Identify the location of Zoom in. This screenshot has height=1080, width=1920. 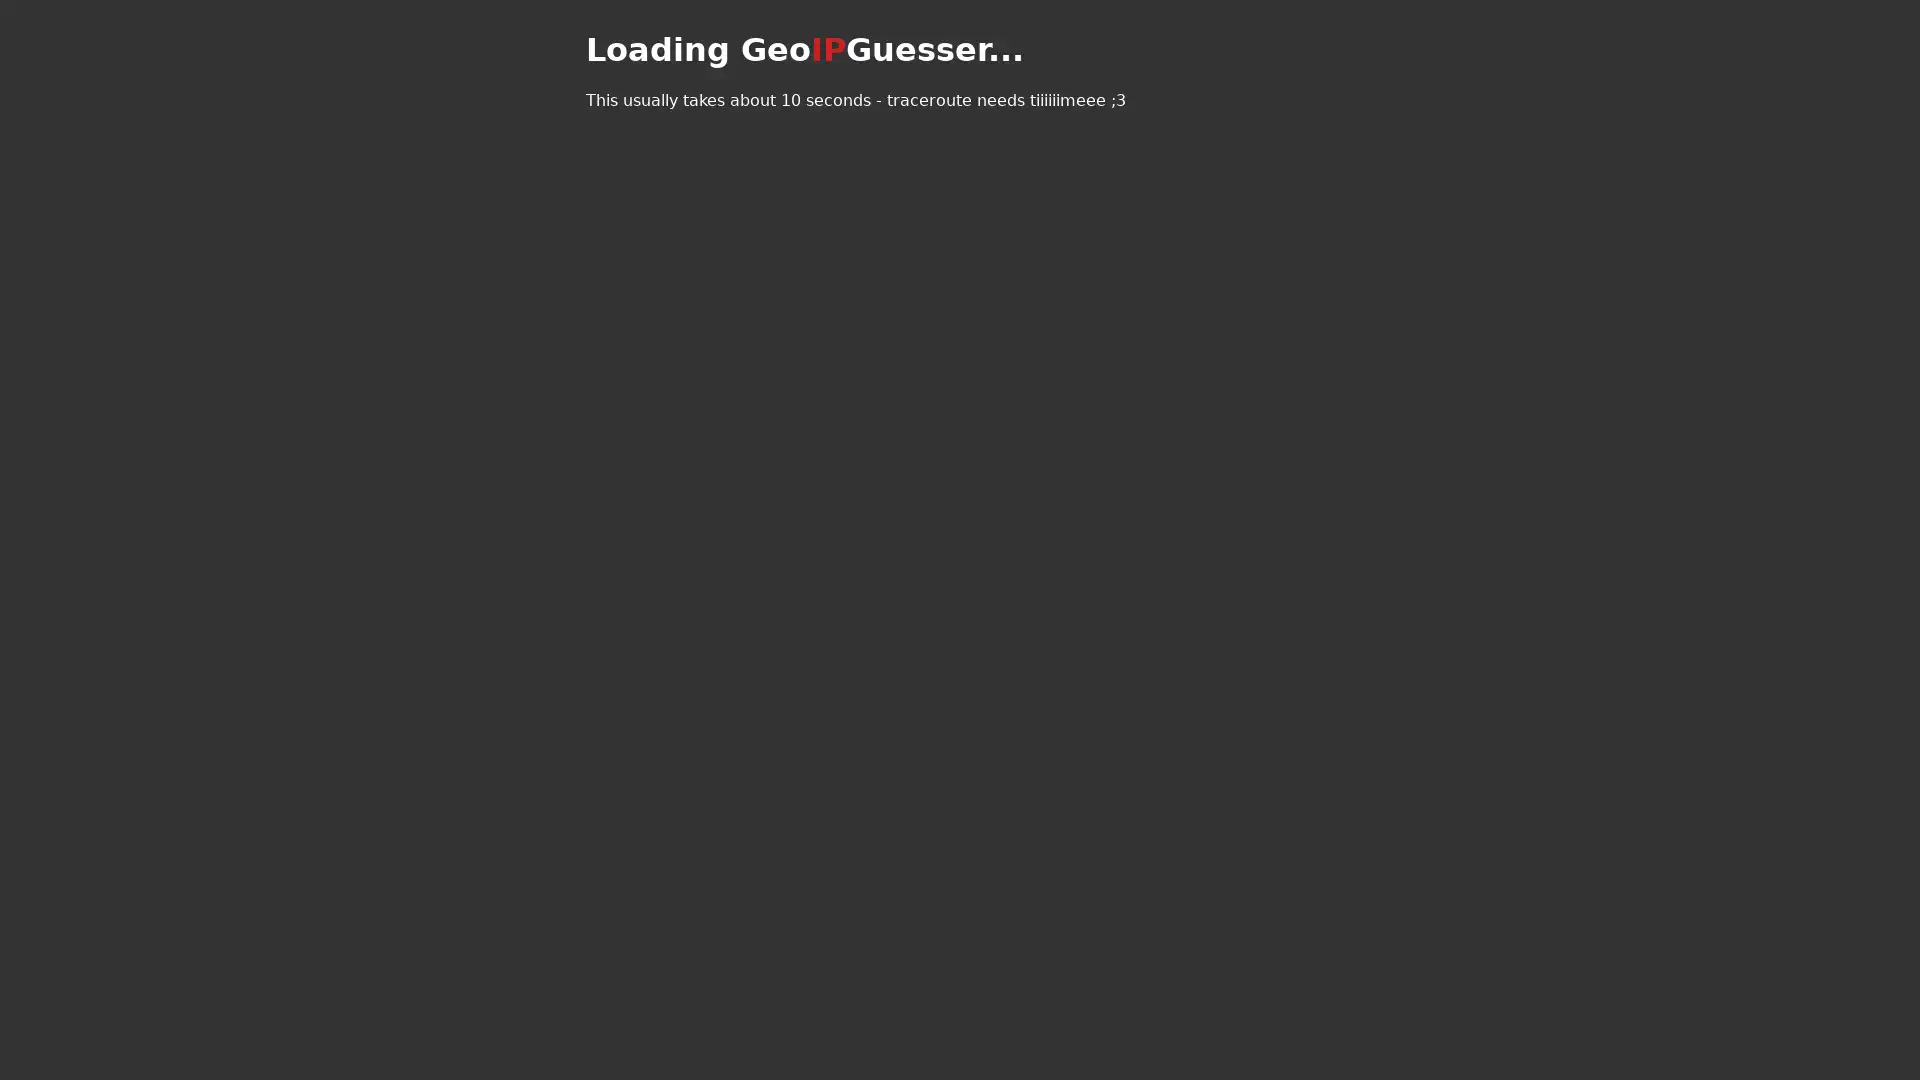
(602, 35).